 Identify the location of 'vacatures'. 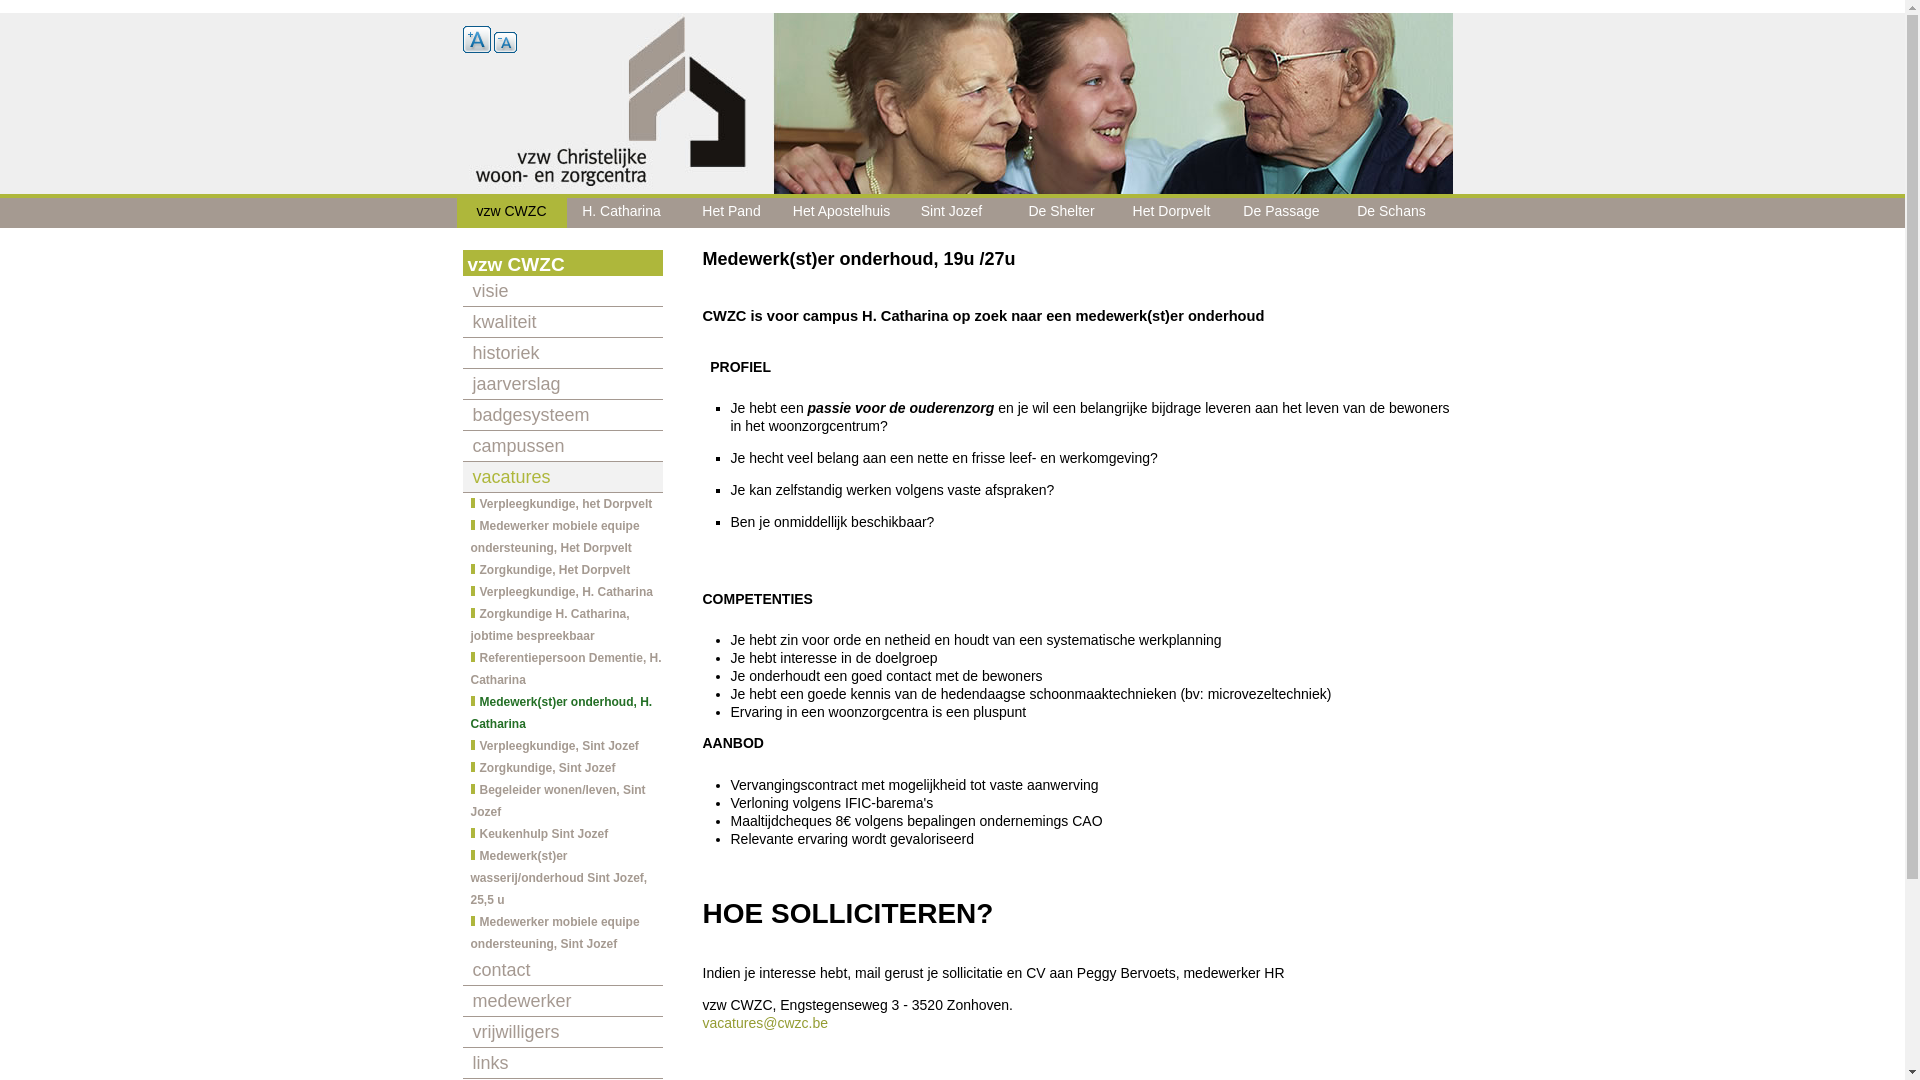
(560, 477).